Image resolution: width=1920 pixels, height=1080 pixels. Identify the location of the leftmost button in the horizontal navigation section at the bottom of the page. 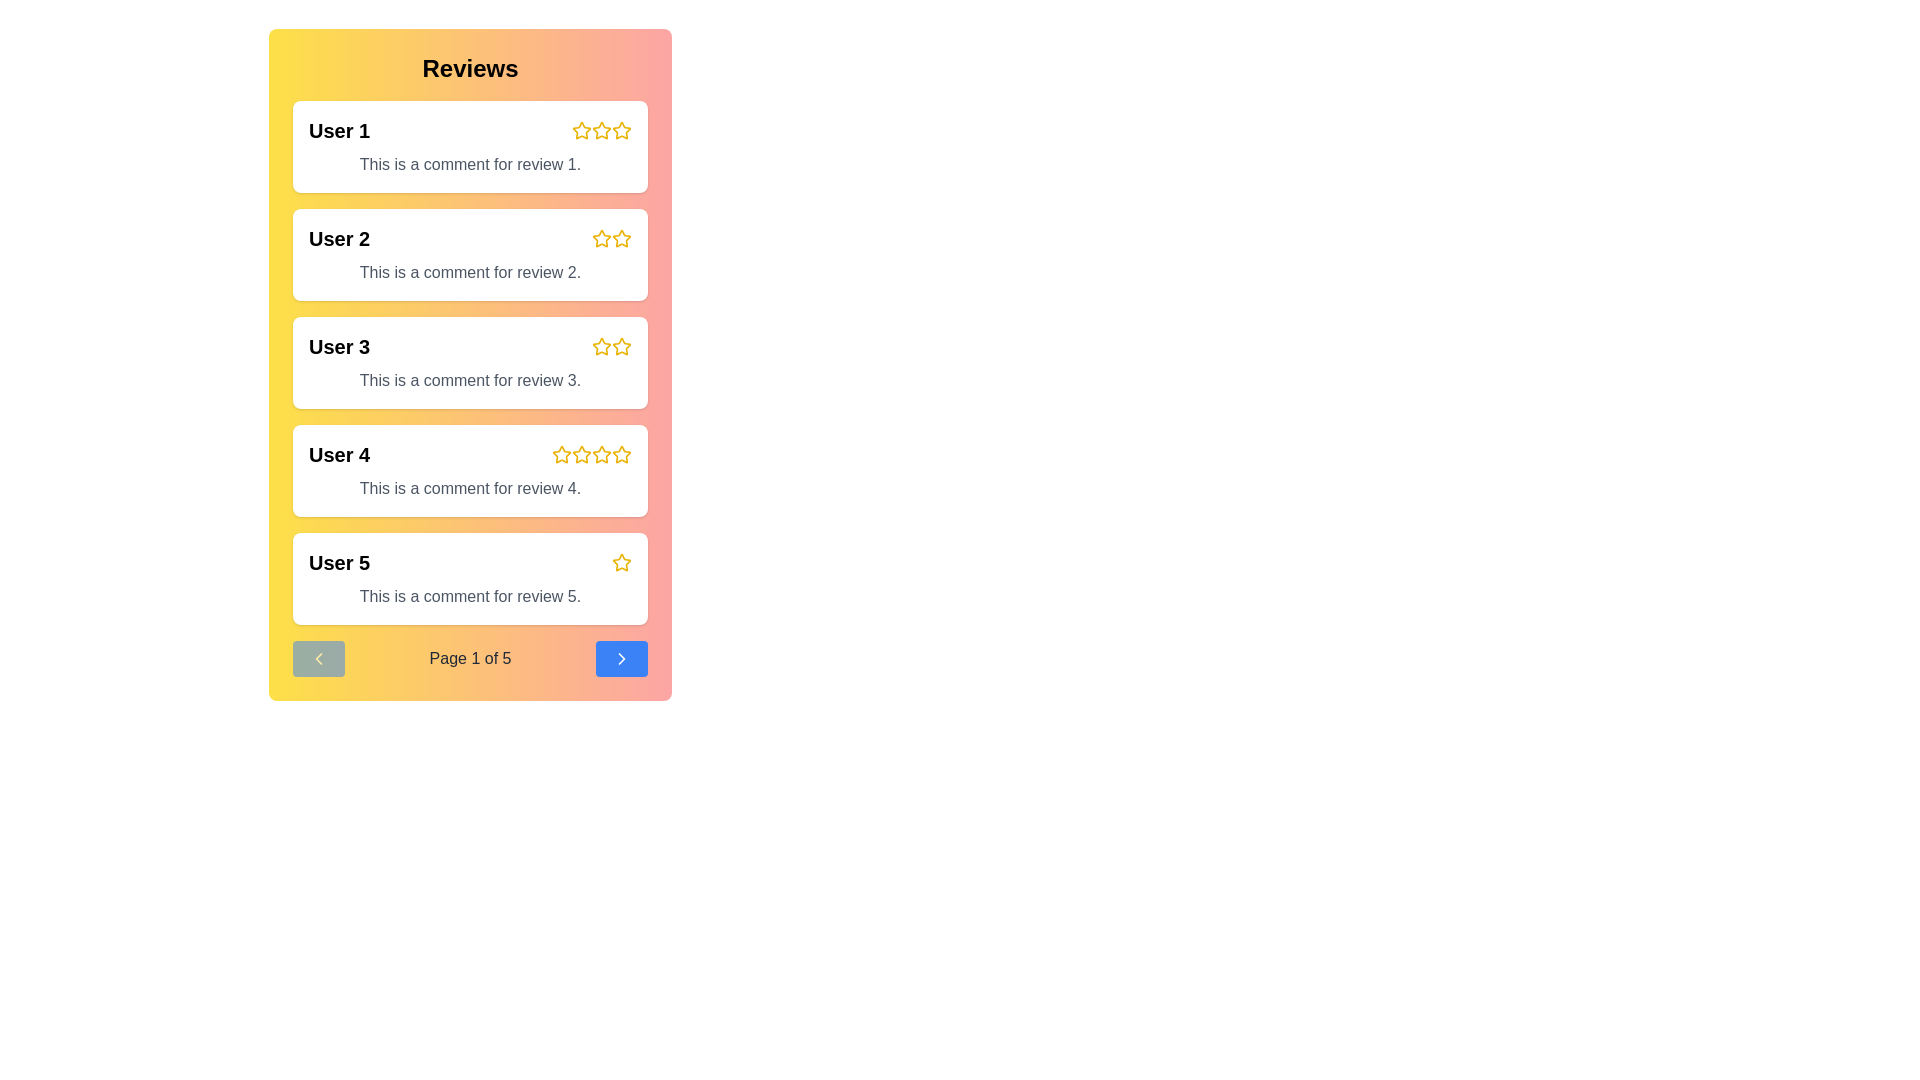
(317, 659).